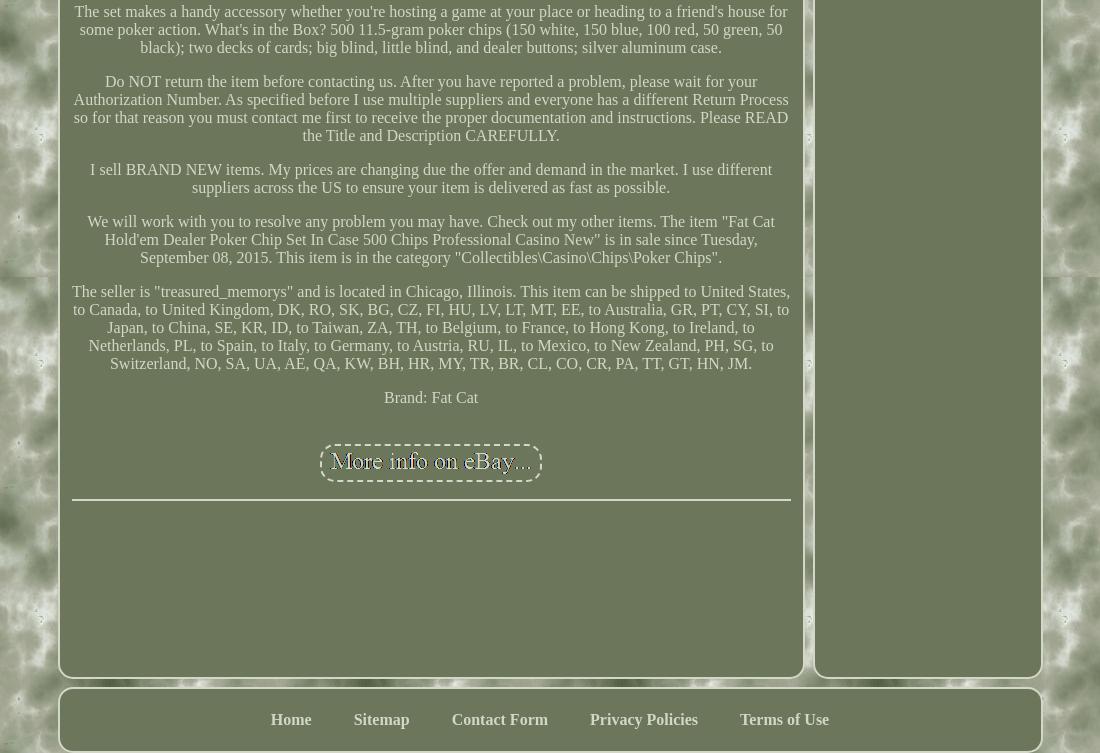  What do you see at coordinates (499, 717) in the screenshot?
I see `'Contact Form'` at bounding box center [499, 717].